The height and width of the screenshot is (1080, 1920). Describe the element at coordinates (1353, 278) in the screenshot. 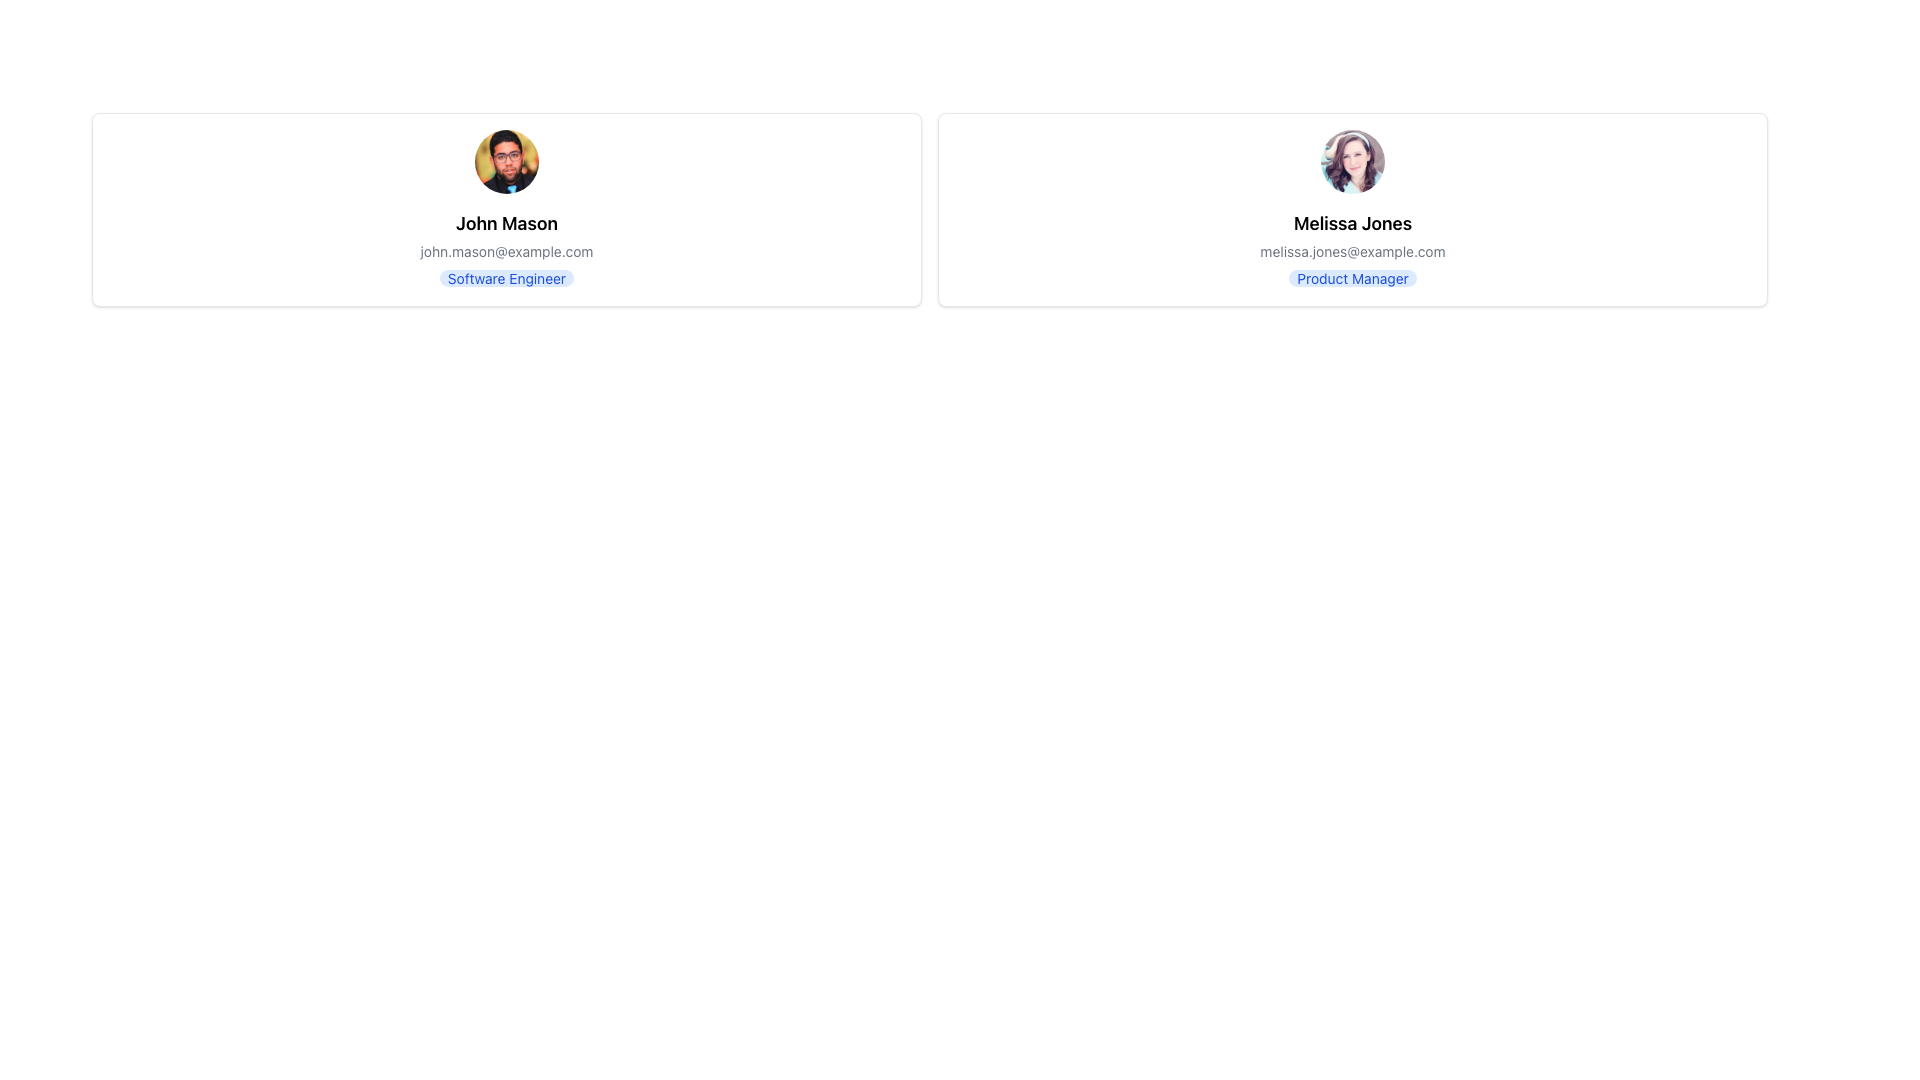

I see `the label displaying 'Product Manager' styled with a blue font color on a light blue background, located below 'melissa.jones@example.com' in the profile card of Melissa Jones` at that location.